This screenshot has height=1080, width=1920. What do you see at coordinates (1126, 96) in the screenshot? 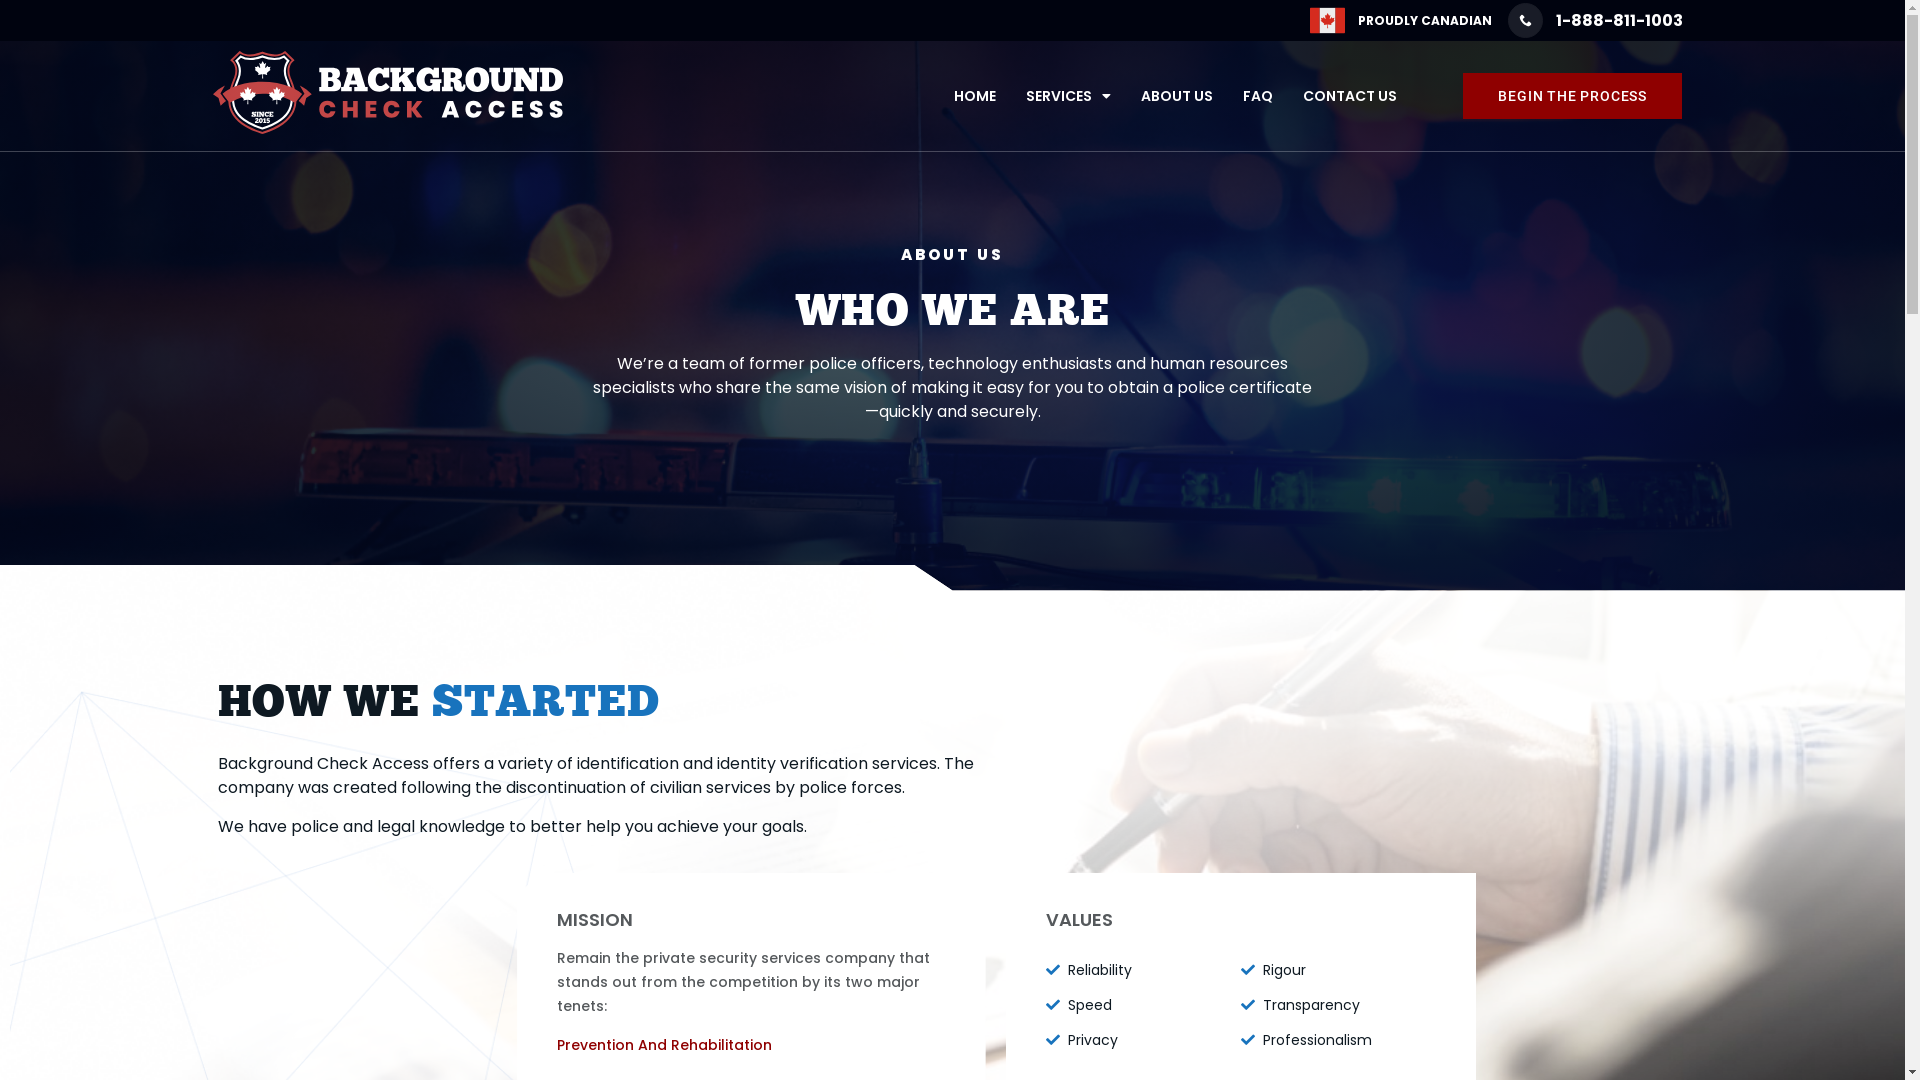
I see `'ABOUT US'` at bounding box center [1126, 96].